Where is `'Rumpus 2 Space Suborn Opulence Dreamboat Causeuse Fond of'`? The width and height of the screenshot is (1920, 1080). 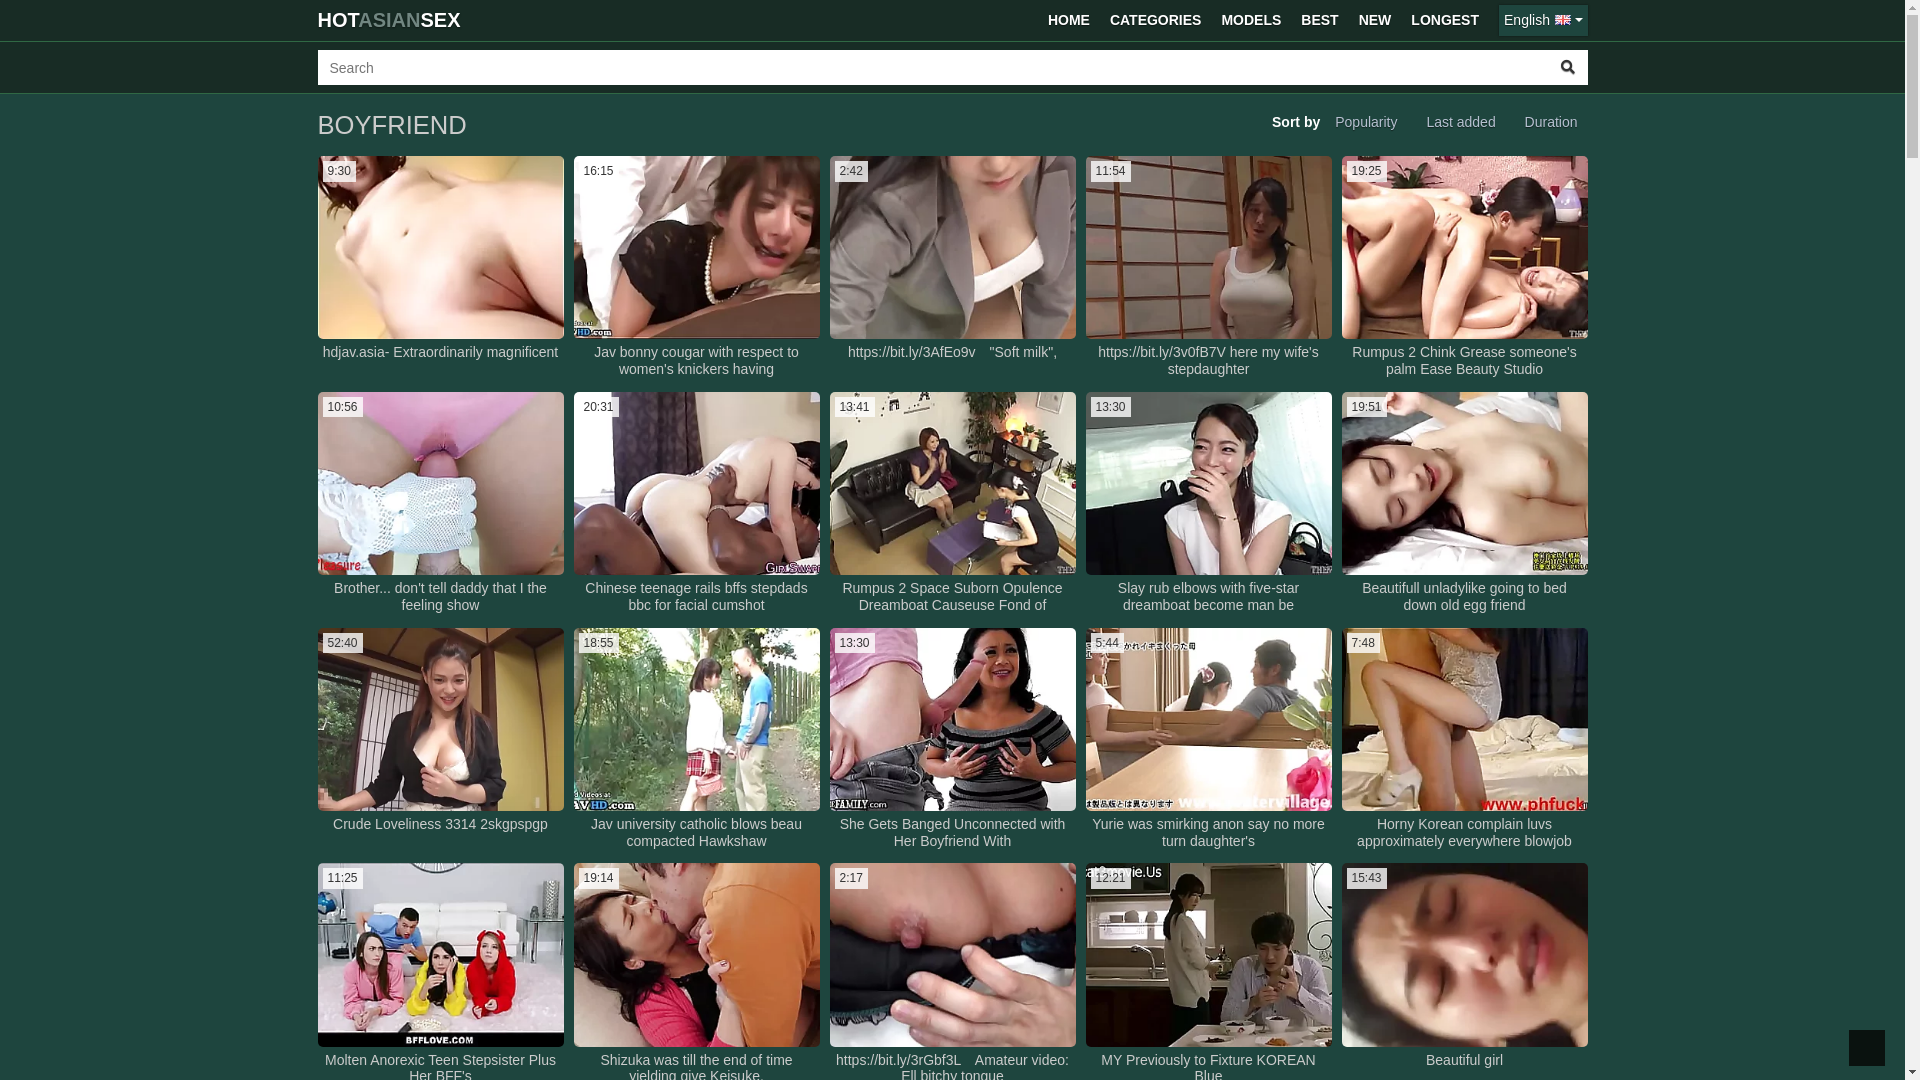
'Rumpus 2 Space Suborn Opulence Dreamboat Causeuse Fond of' is located at coordinates (950, 596).